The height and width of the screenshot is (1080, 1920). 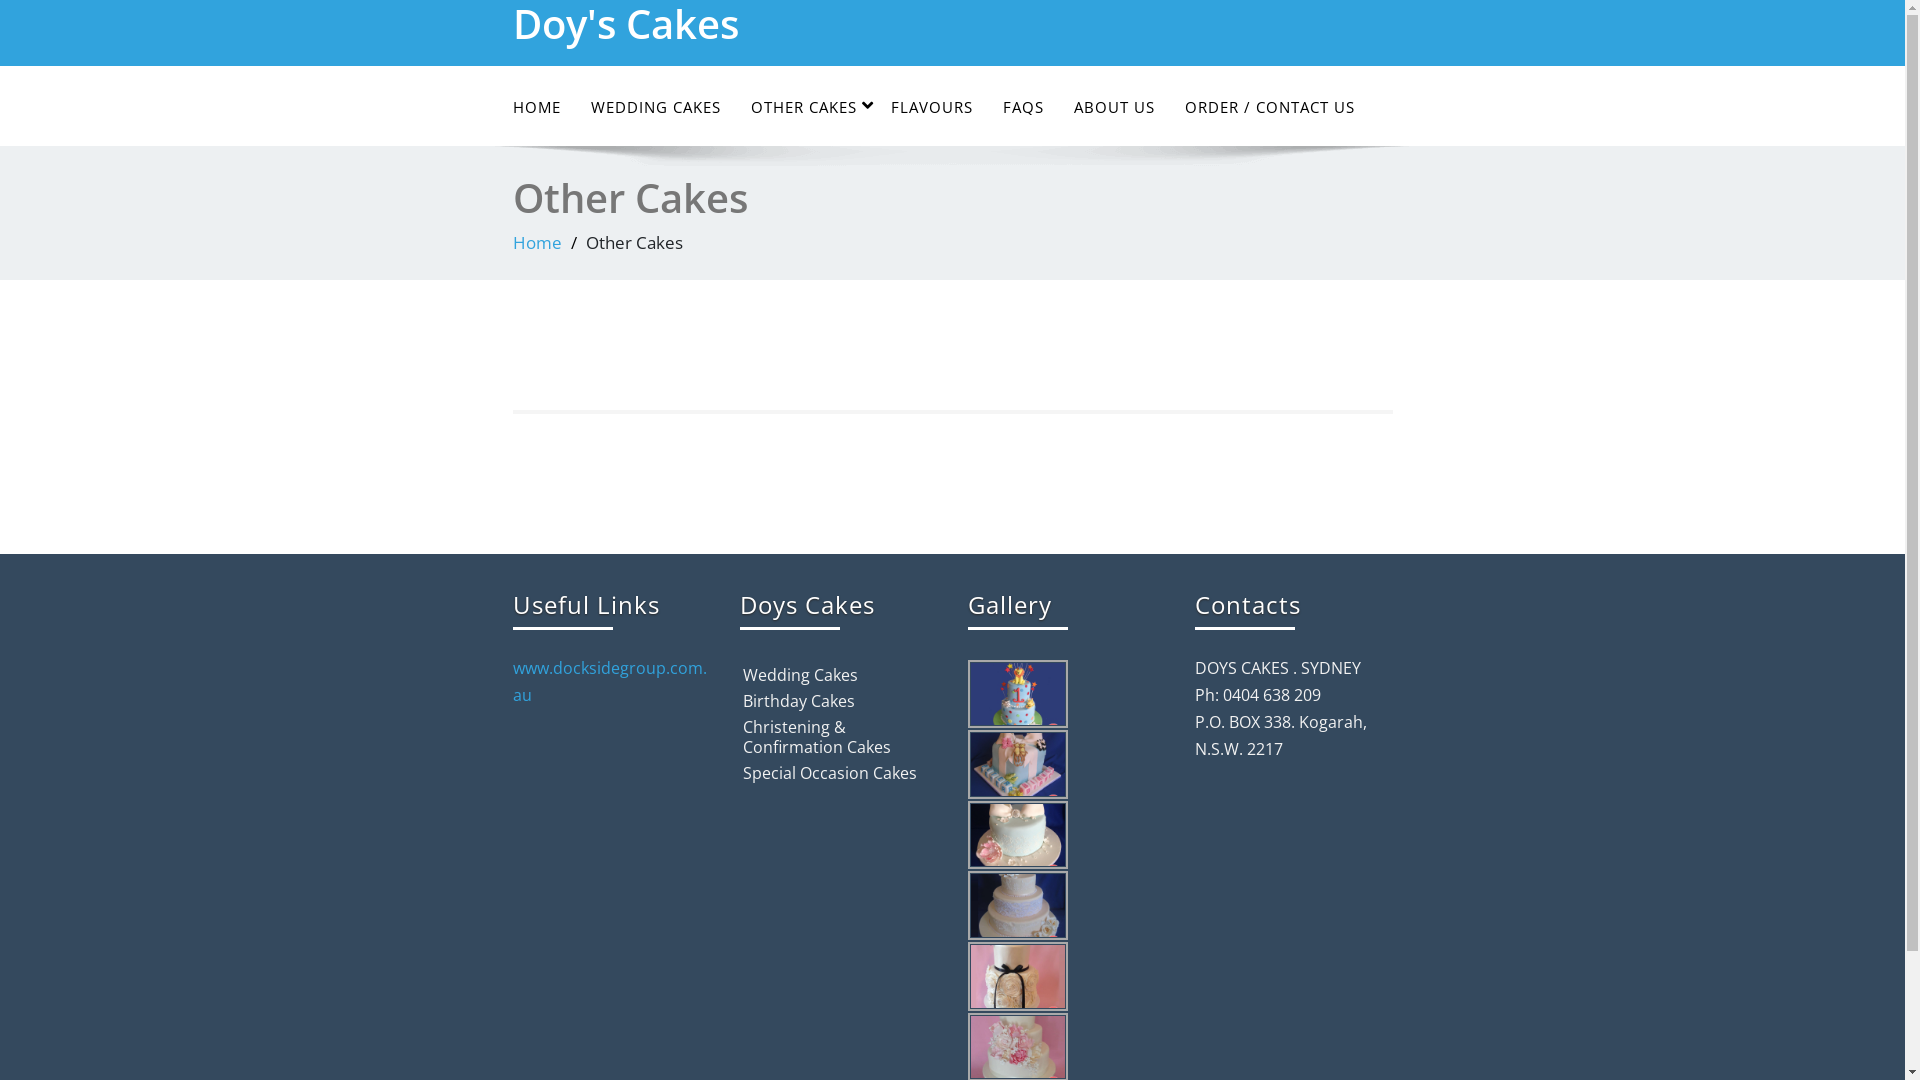 I want to click on 'FLAVOURS', so click(x=875, y=107).